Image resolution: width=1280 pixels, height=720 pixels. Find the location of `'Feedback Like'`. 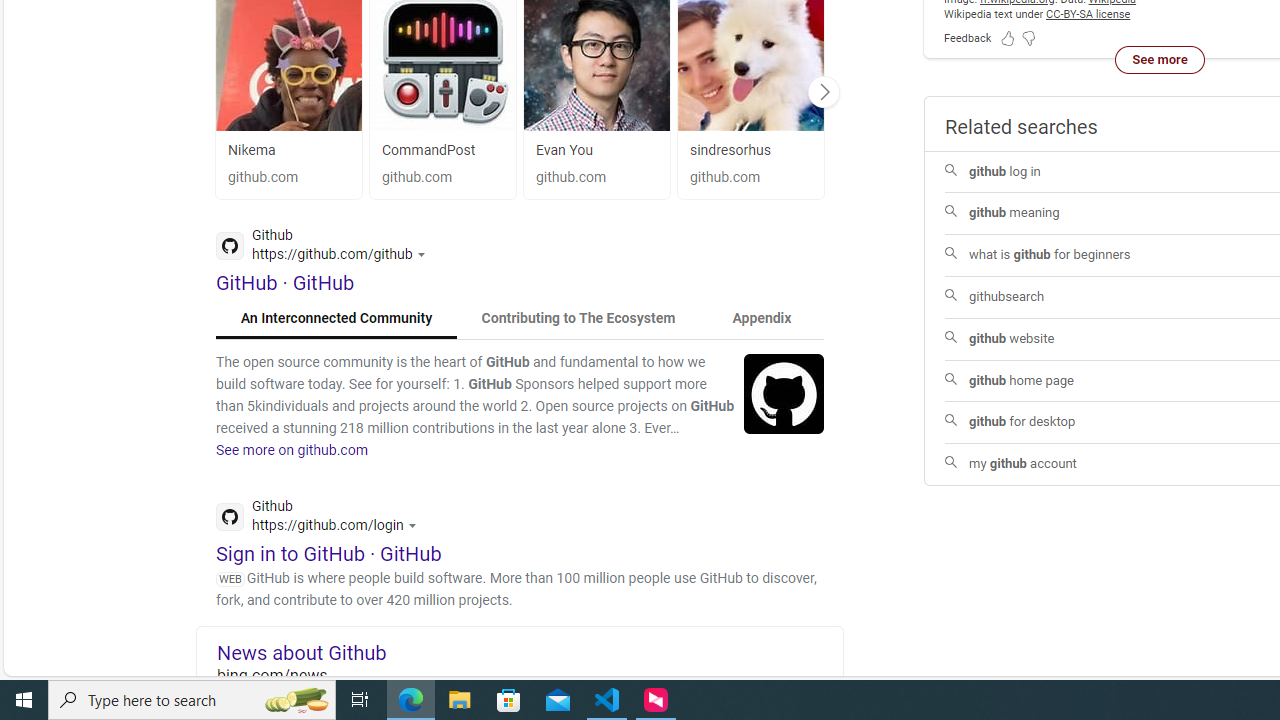

'Feedback Like' is located at coordinates (1008, 38).